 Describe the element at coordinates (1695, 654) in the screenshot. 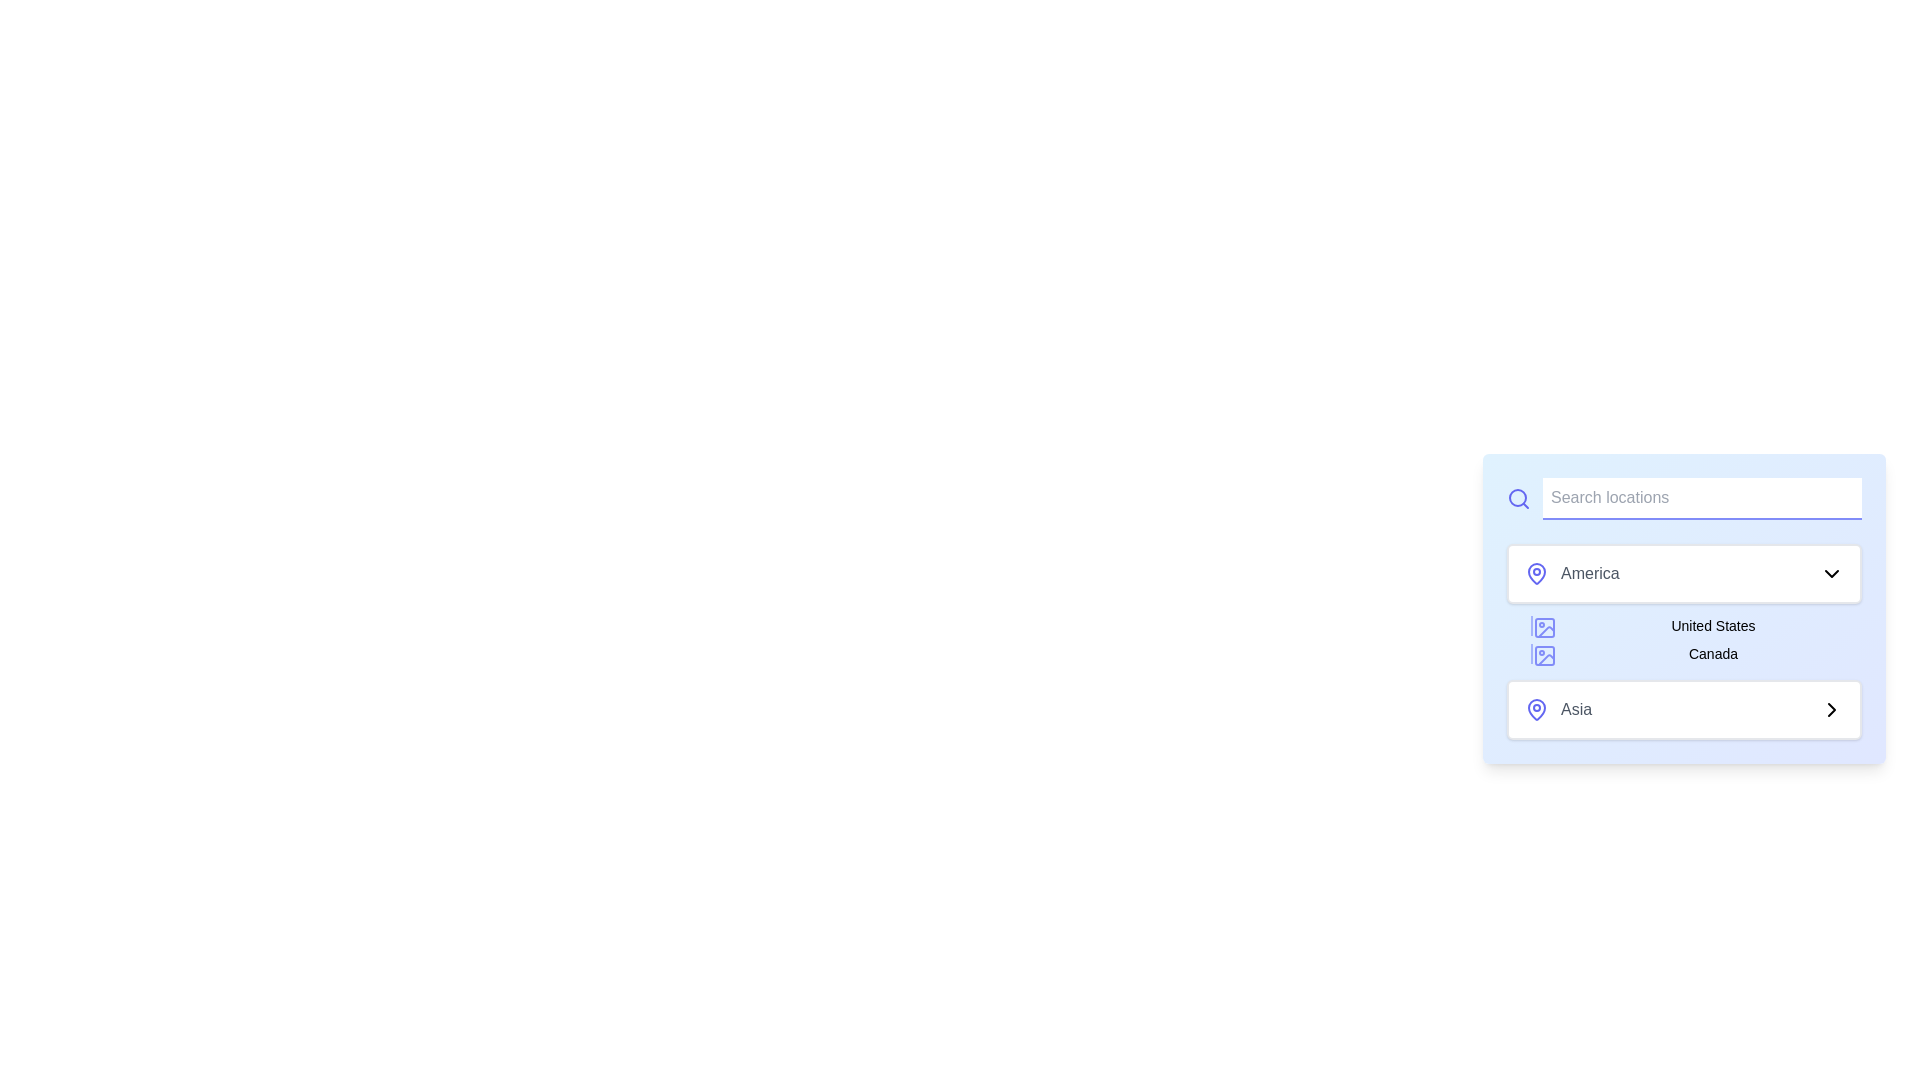

I see `to select the 'Canada' option in the selectable list under the 'America' group, positioned below 'United States'` at that location.